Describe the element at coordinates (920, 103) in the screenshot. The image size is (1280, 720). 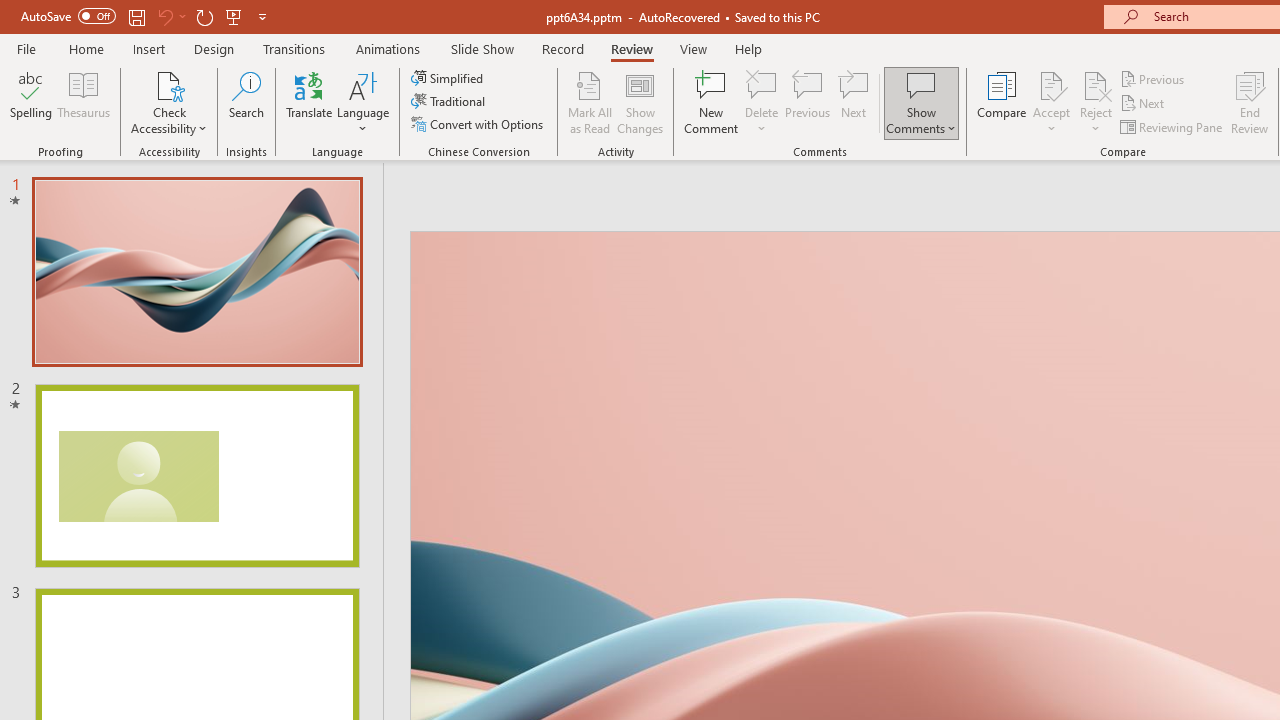
I see `'Show Comments'` at that location.